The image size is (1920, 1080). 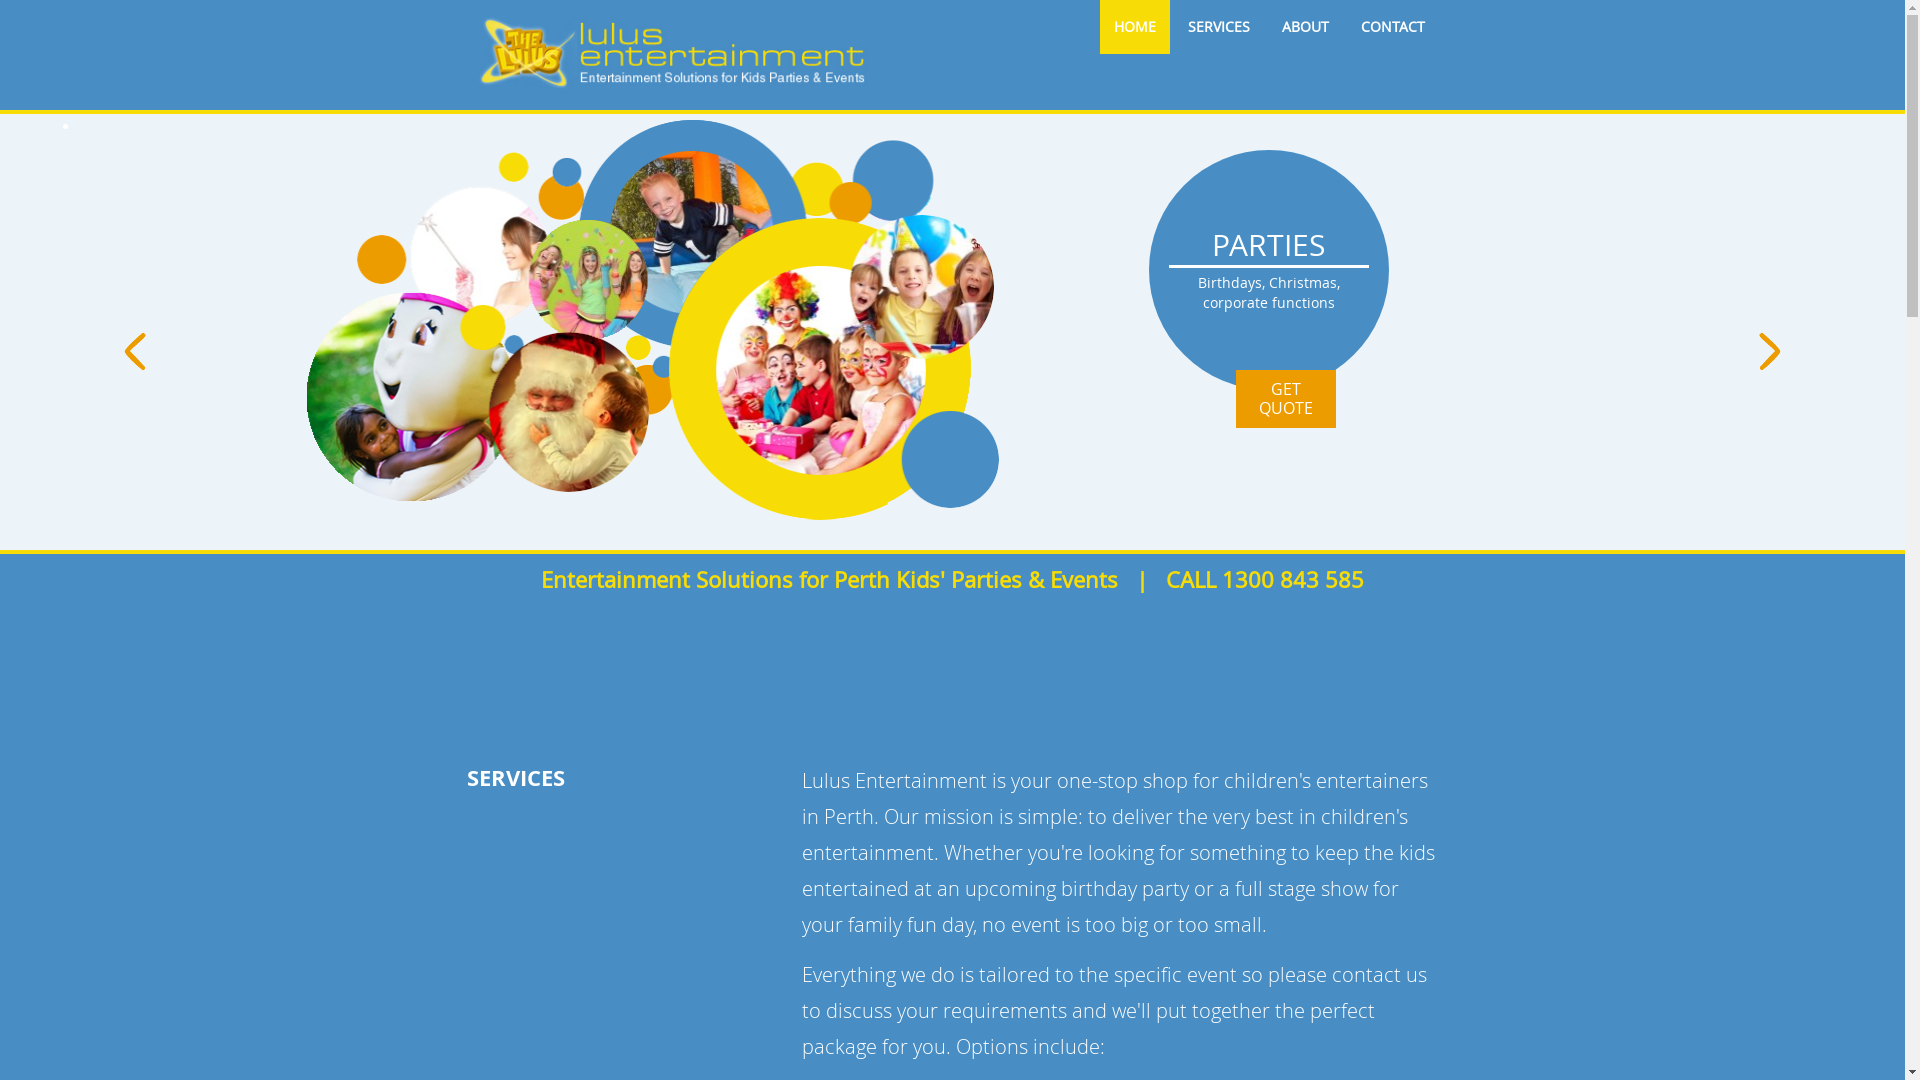 I want to click on 'GET QUOTE', so click(x=1235, y=398).